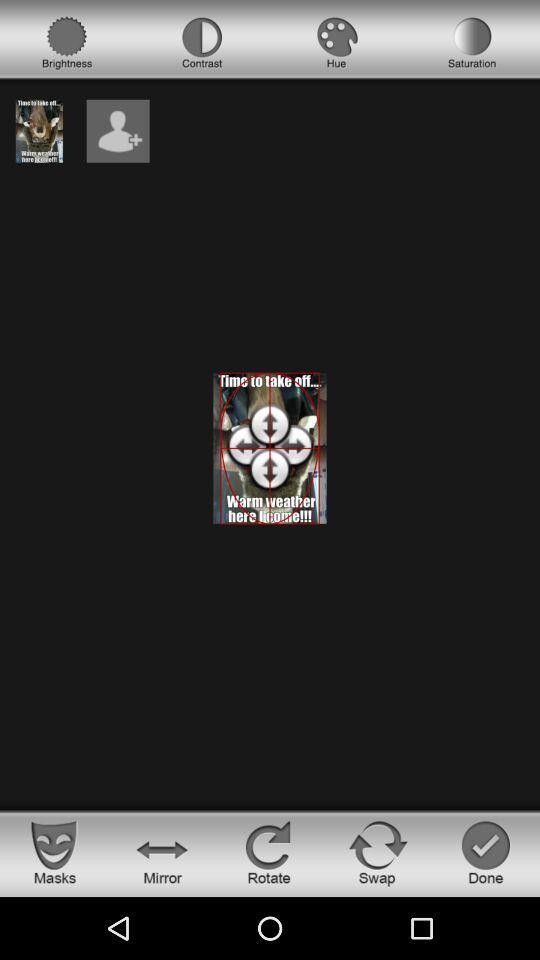 The width and height of the screenshot is (540, 960). Describe the element at coordinates (485, 851) in the screenshot. I see `end editing photo` at that location.